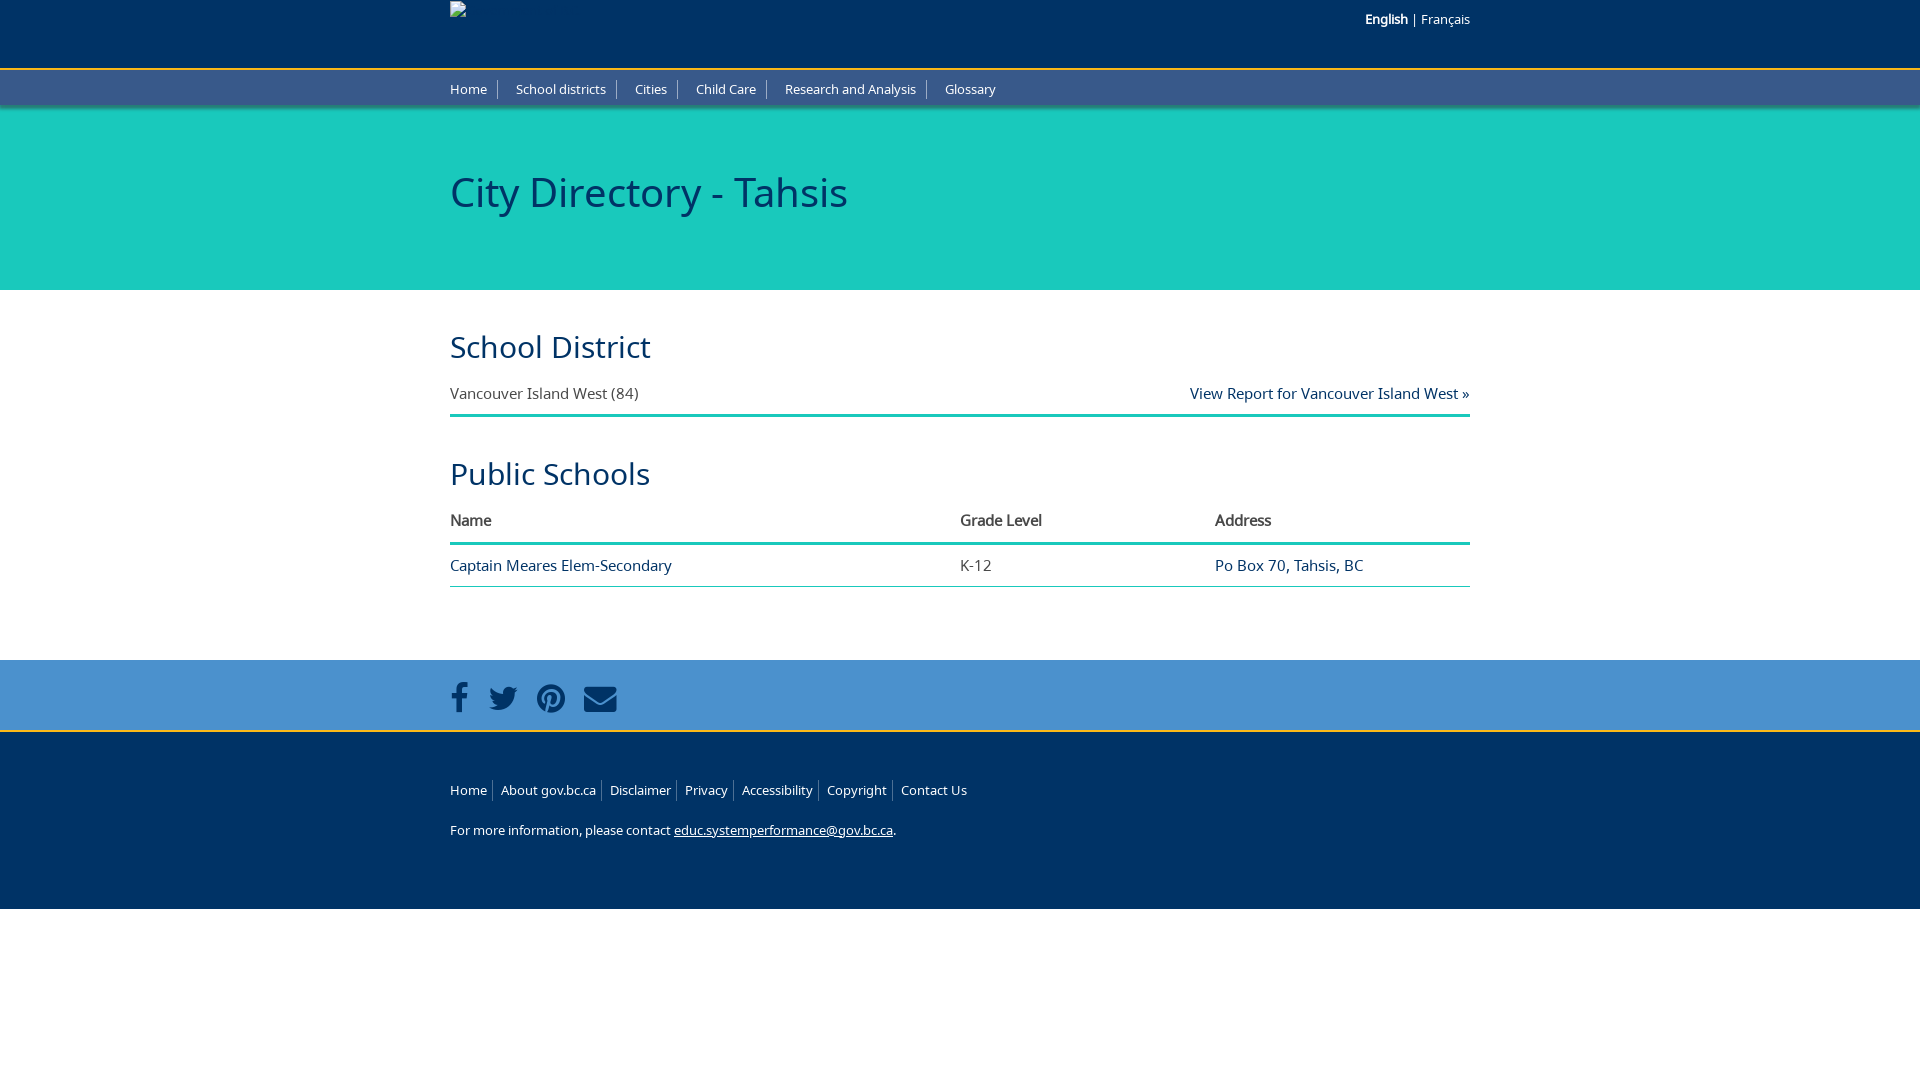 Image resolution: width=1920 pixels, height=1080 pixels. I want to click on 'About gov.bc.ca', so click(548, 789).